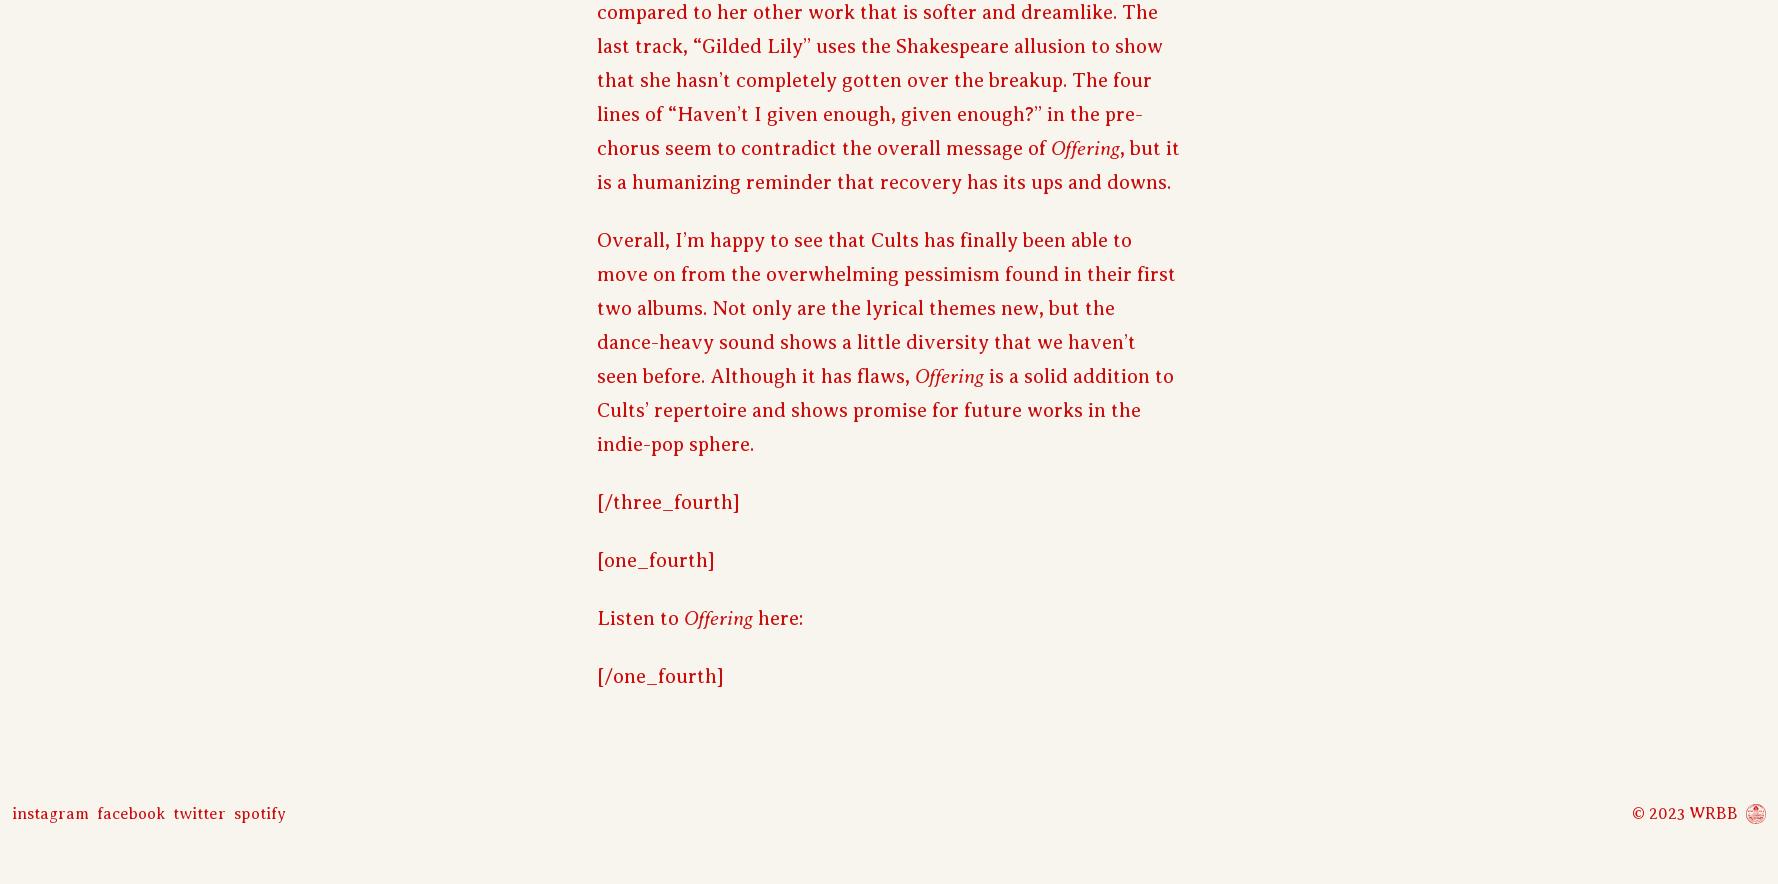 The height and width of the screenshot is (884, 1778). Describe the element at coordinates (259, 813) in the screenshot. I see `'spotify'` at that location.